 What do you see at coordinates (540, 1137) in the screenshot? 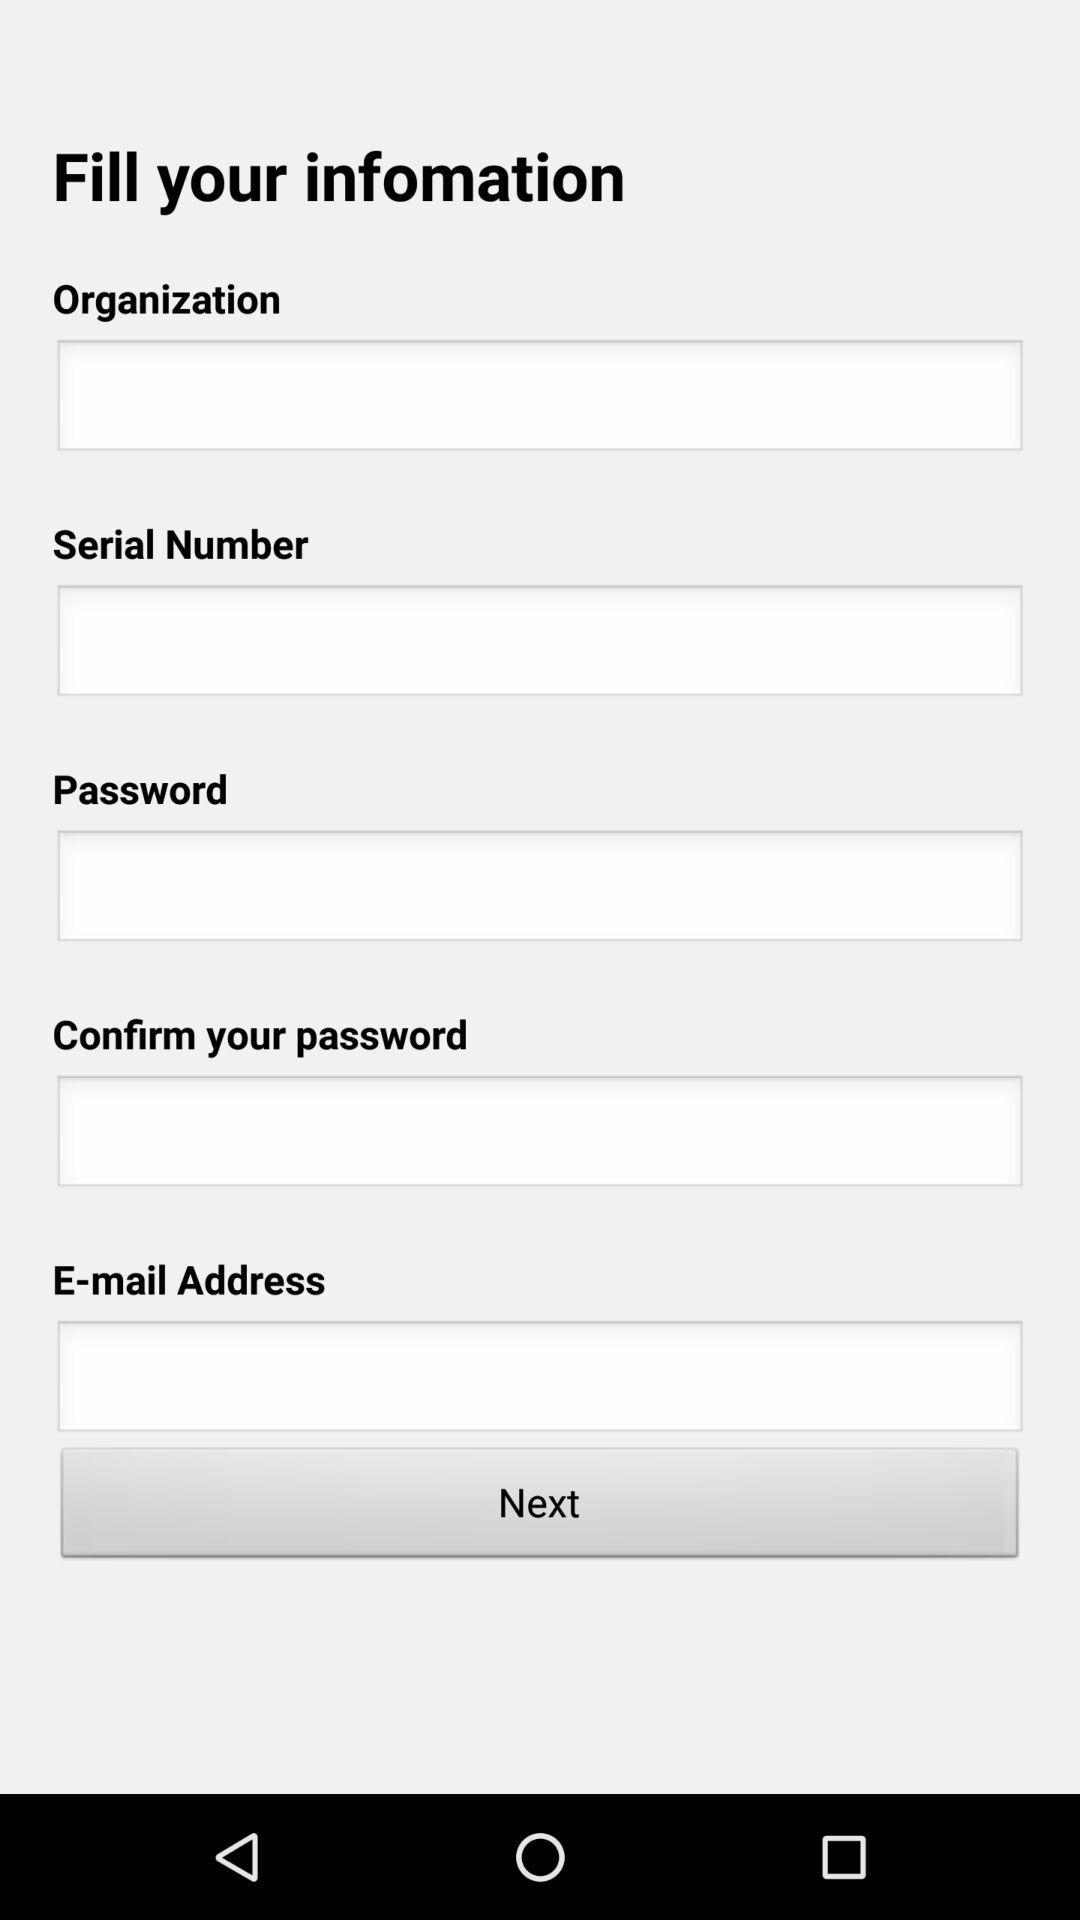
I see `password` at bounding box center [540, 1137].